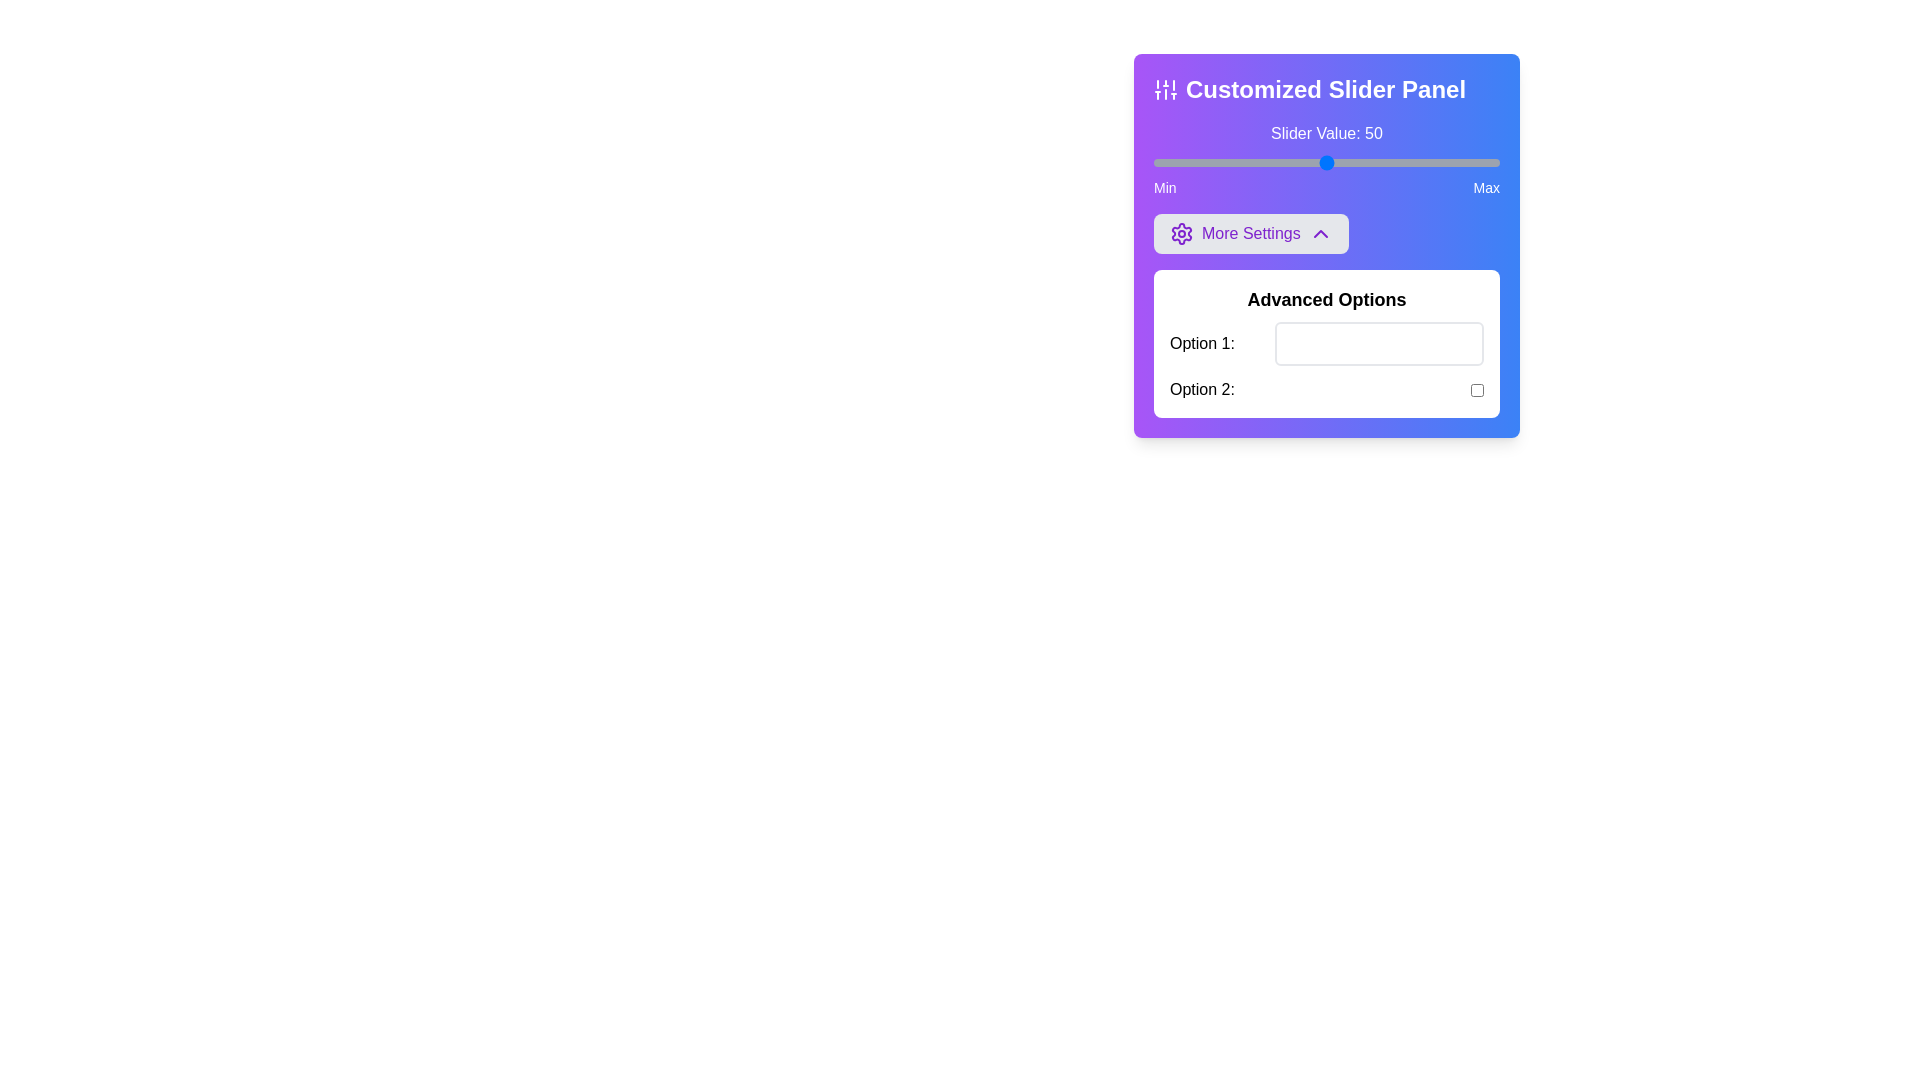 Image resolution: width=1920 pixels, height=1080 pixels. What do you see at coordinates (1188, 161) in the screenshot?
I see `the slider` at bounding box center [1188, 161].